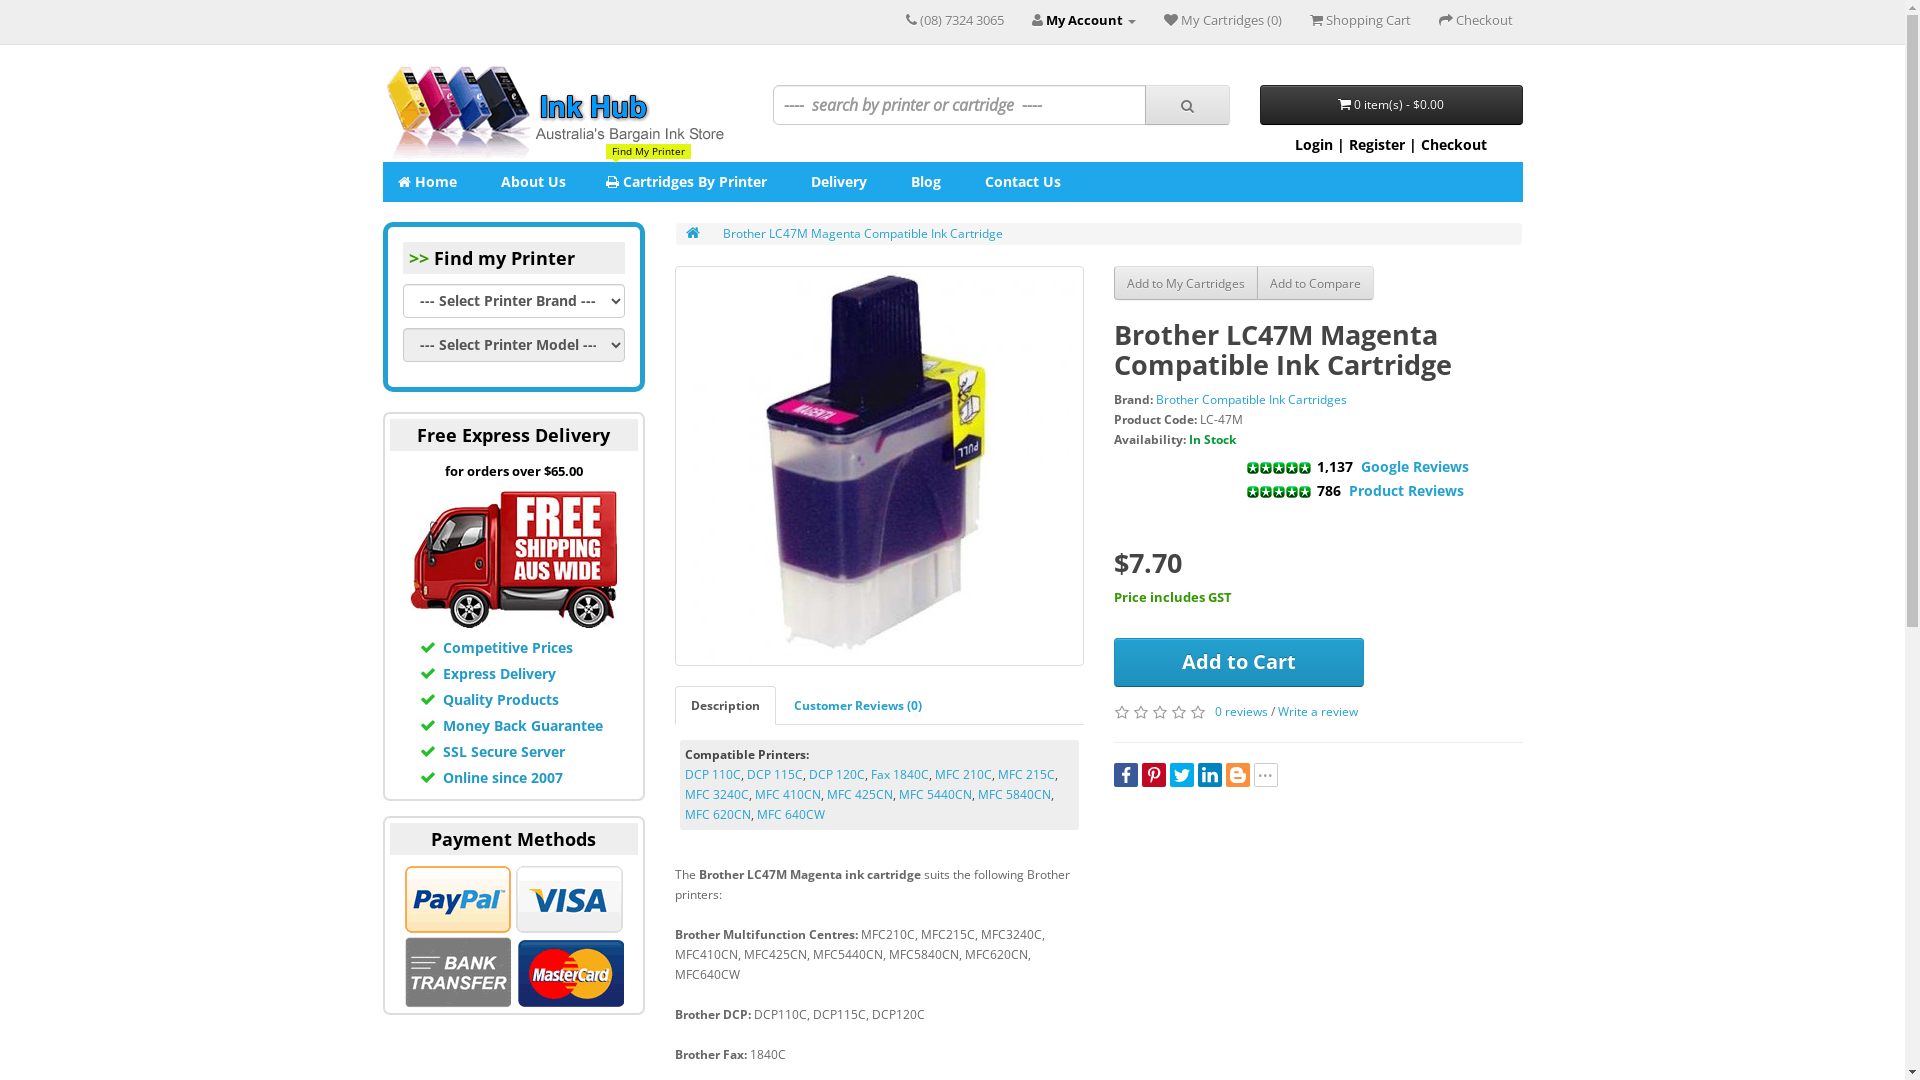  I want to click on 'DCP 120C', so click(836, 773).